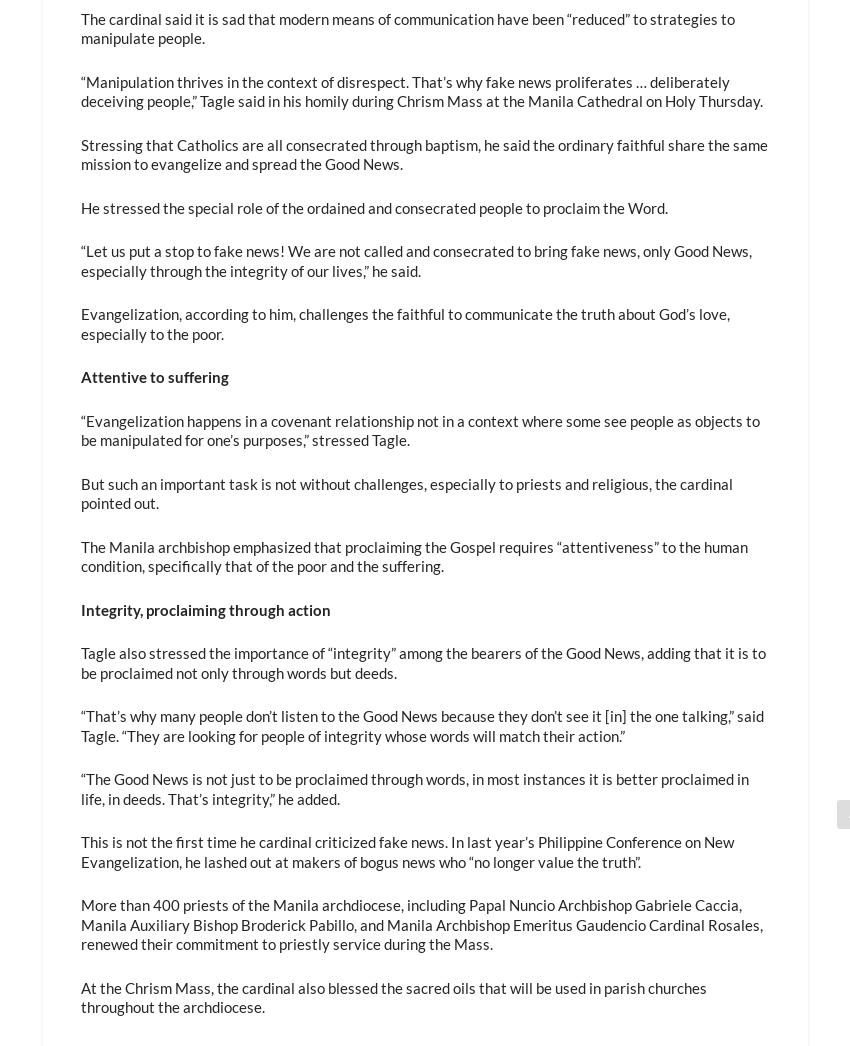 This screenshot has height=1046, width=850. Describe the element at coordinates (415, 259) in the screenshot. I see `'“Let us put a stop to fake news! We are not called and consecrated to bring fake news, only Good News, especially through the integrity of our lives,” he said.'` at that location.